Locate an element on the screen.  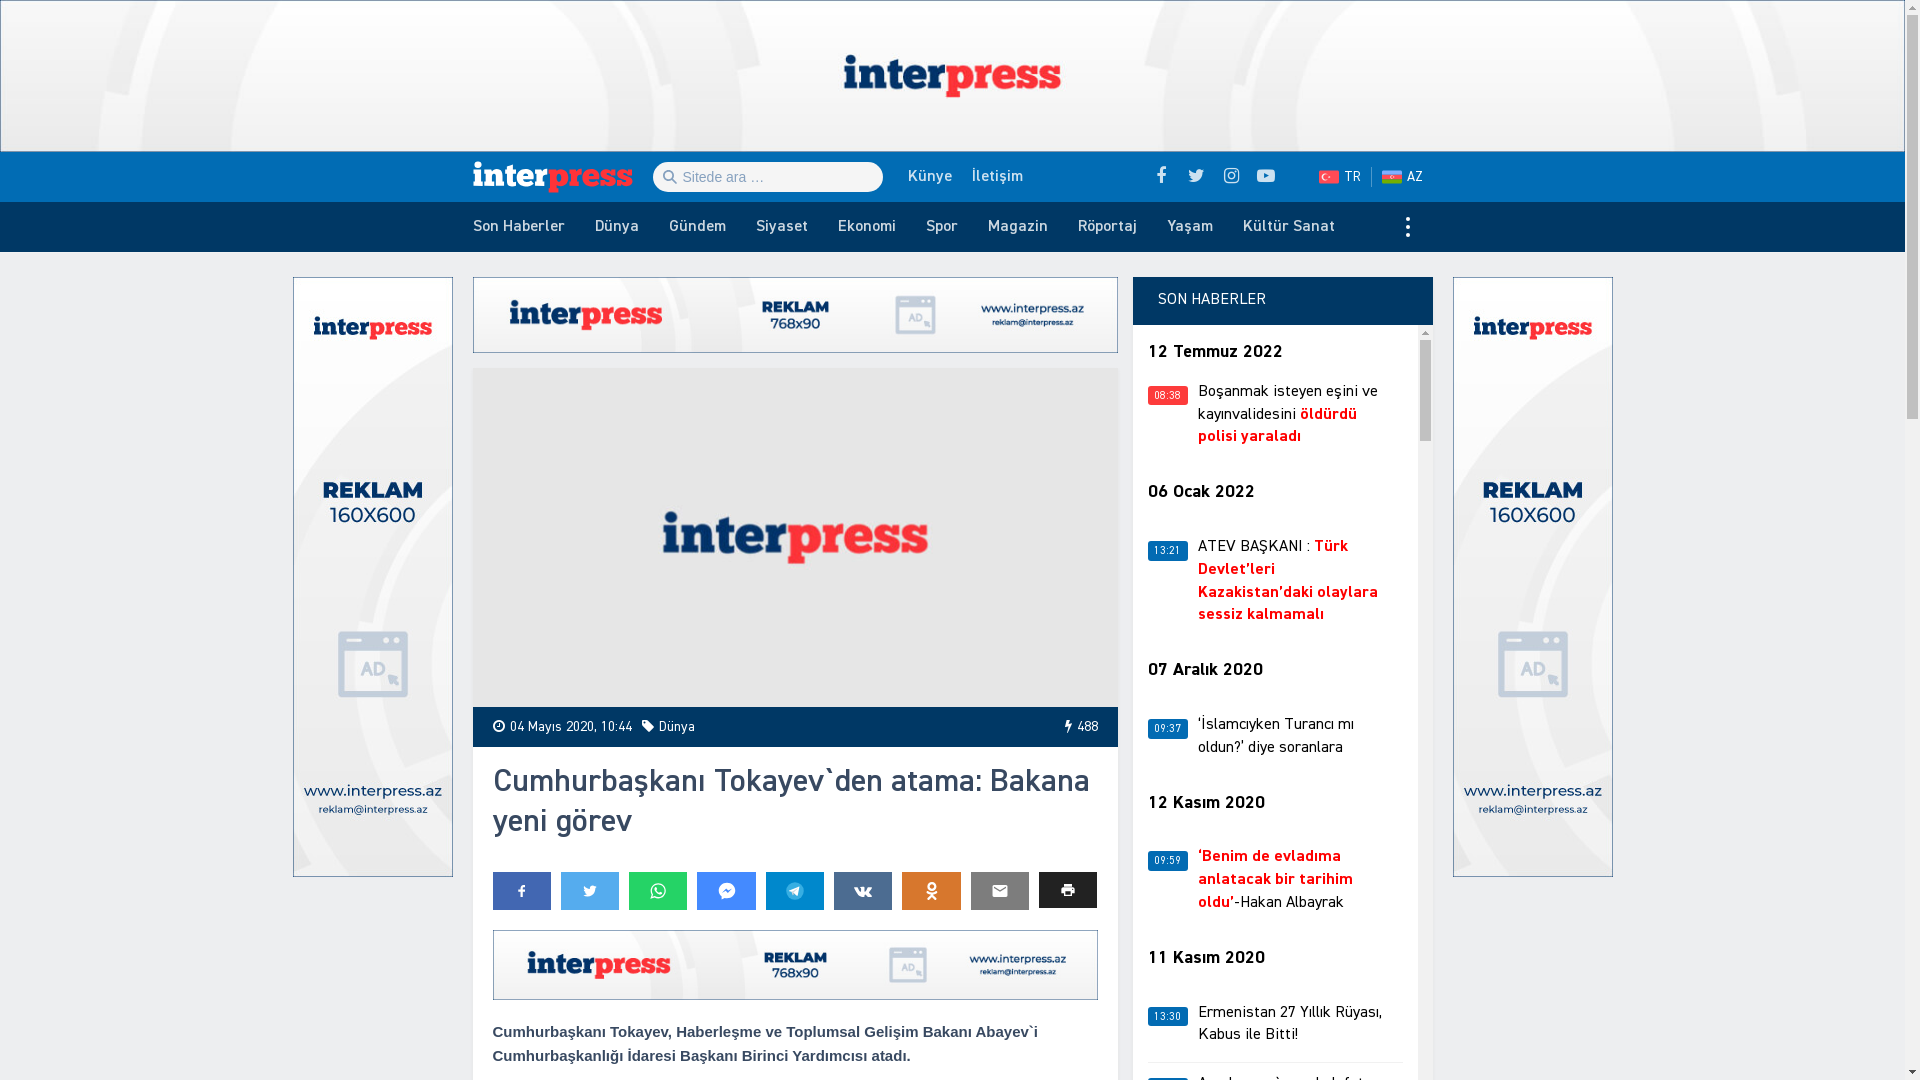
'Share: Facebook' is located at coordinates (521, 890).